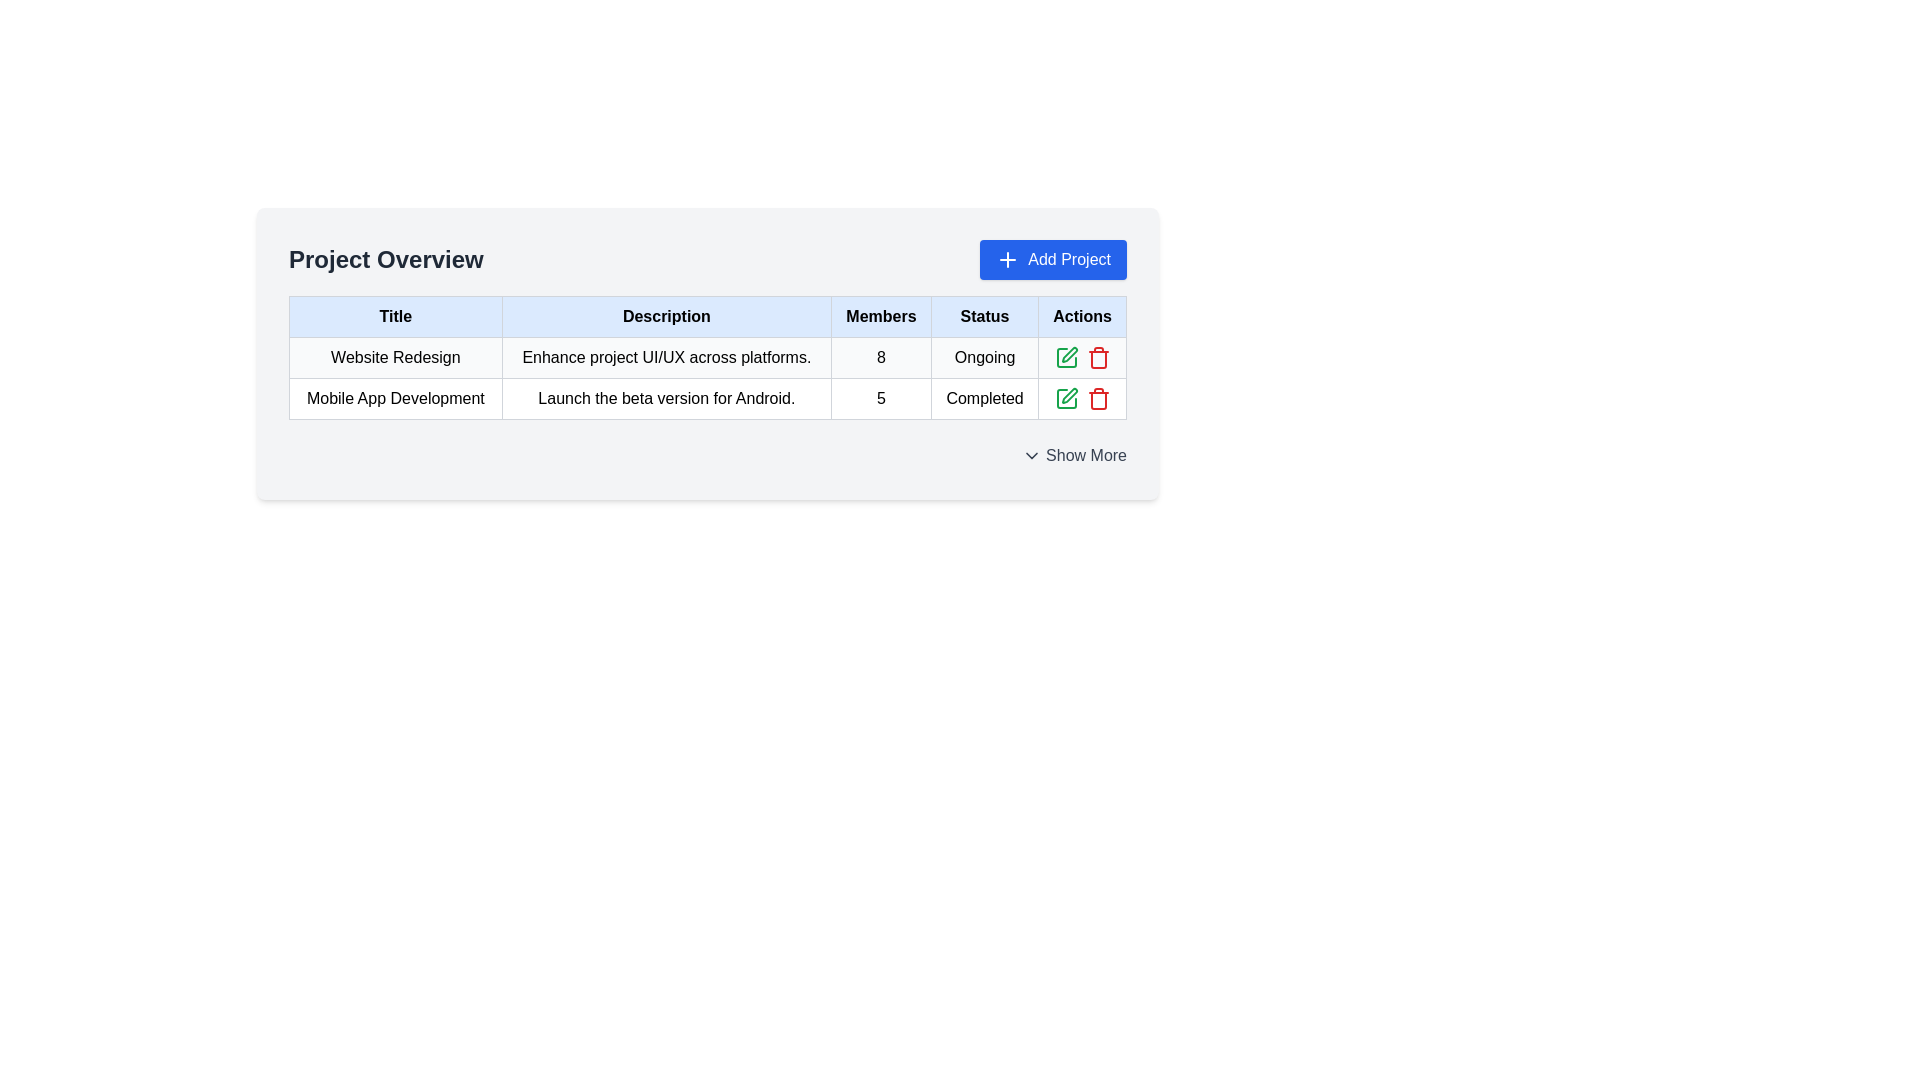  Describe the element at coordinates (1097, 357) in the screenshot. I see `the delete icon button associated with the 'Mobile App Development' project` at that location.